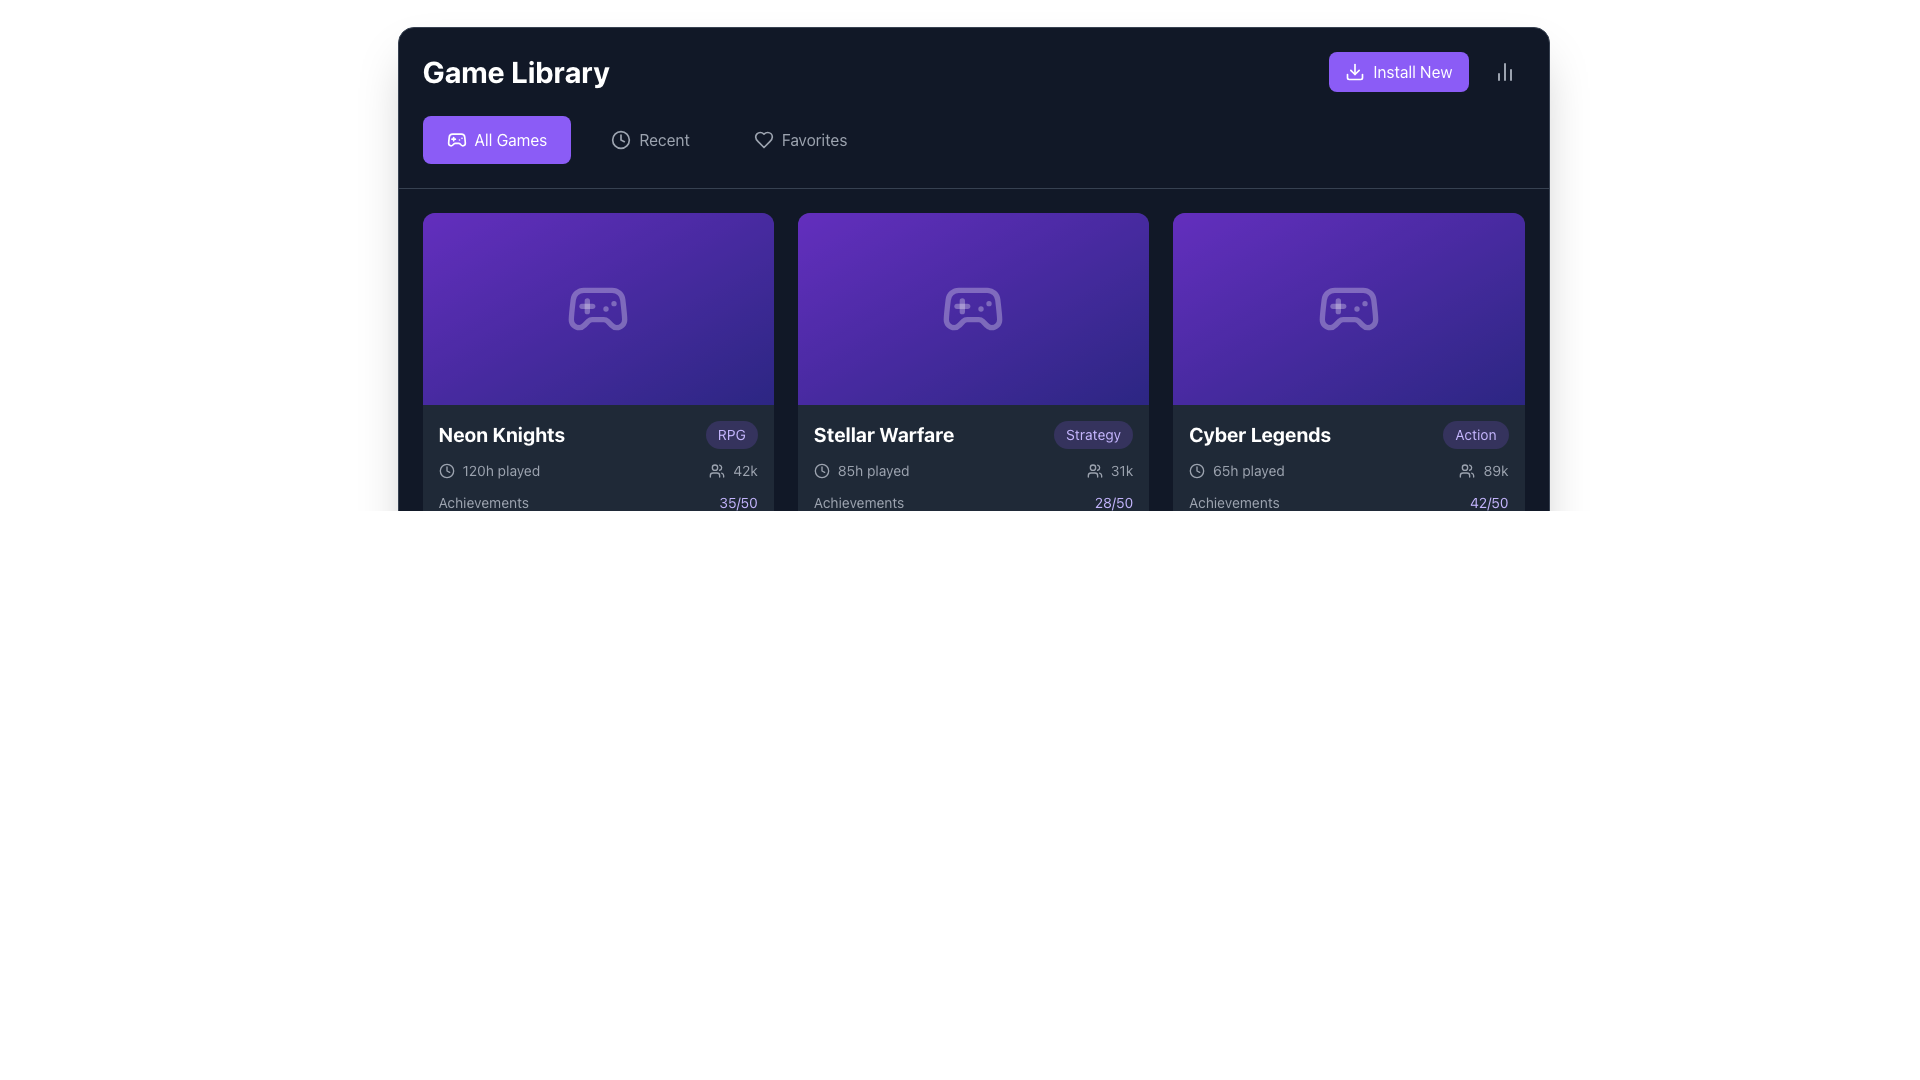 This screenshot has width=1920, height=1080. What do you see at coordinates (1348, 308) in the screenshot?
I see `the gamepad icon with a modern flat design located on the game card titled 'Cyber Legends' in the game library interface` at bounding box center [1348, 308].